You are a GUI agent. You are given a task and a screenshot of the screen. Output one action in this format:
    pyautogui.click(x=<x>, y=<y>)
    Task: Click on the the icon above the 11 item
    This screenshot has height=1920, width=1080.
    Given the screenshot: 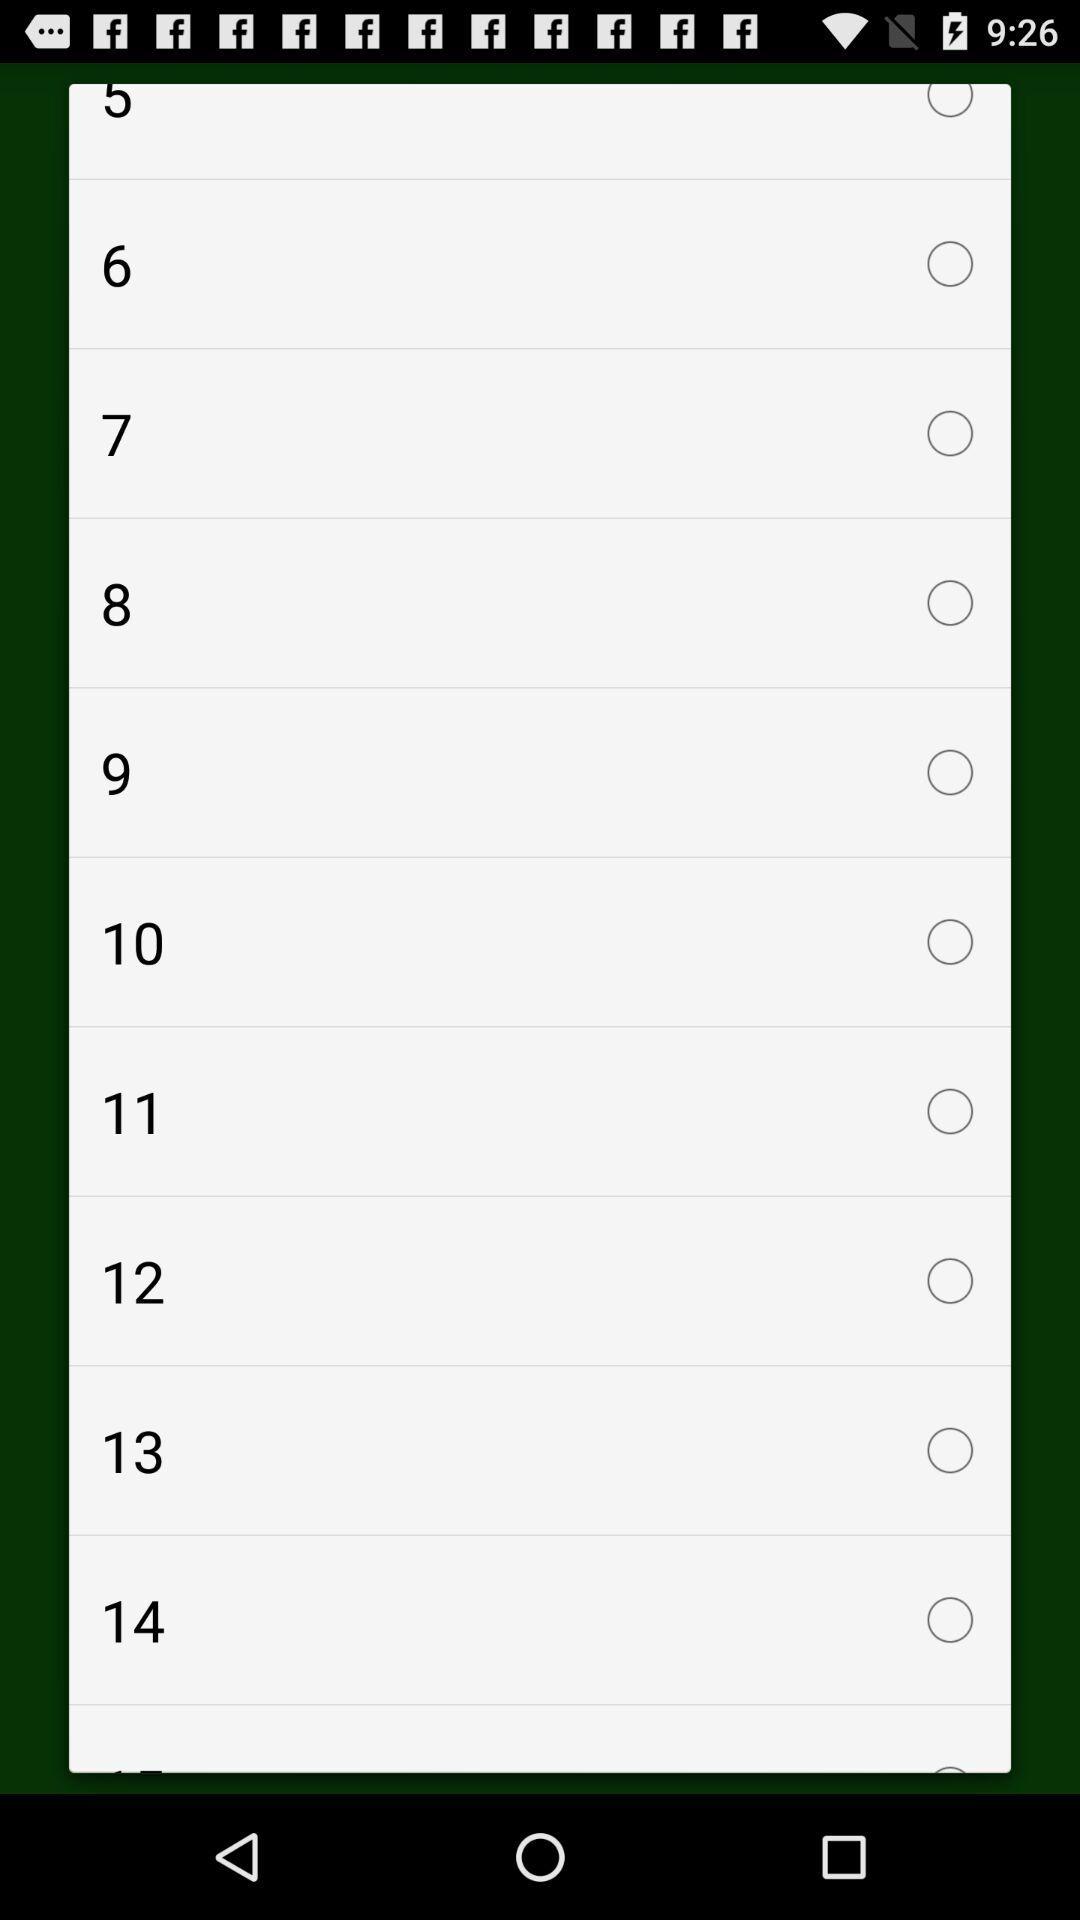 What is the action you would take?
    pyautogui.click(x=540, y=940)
    